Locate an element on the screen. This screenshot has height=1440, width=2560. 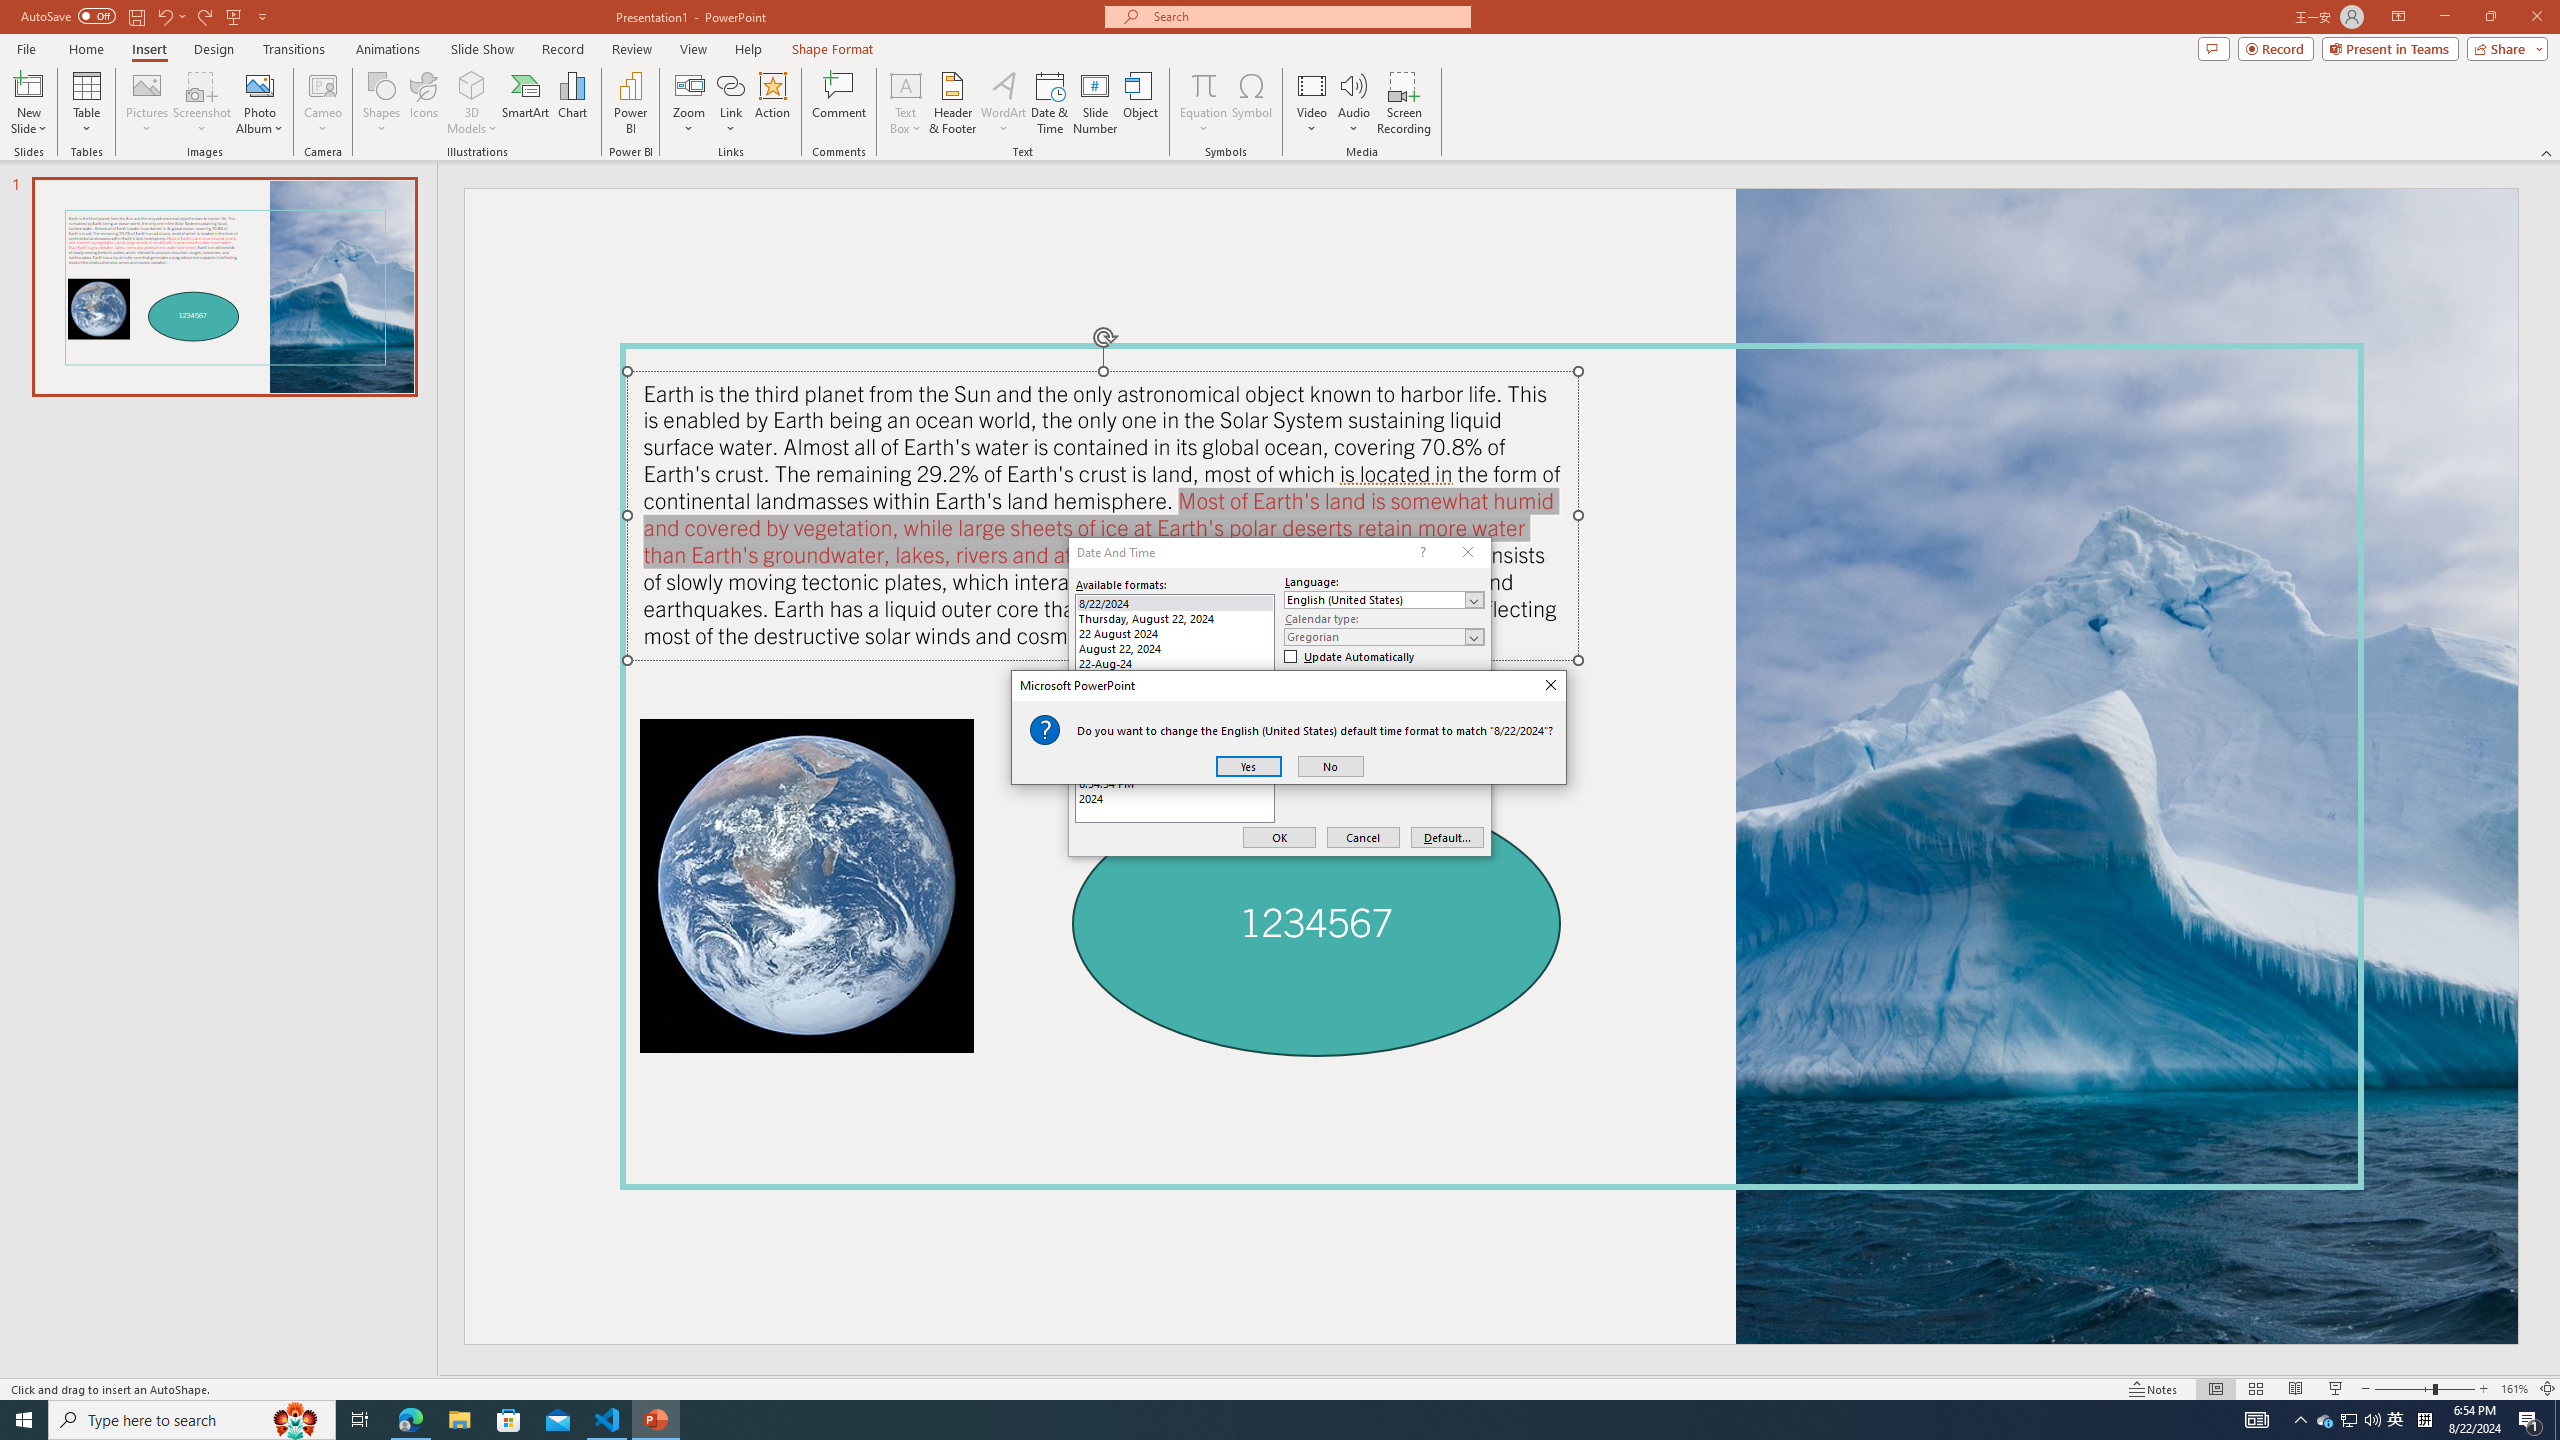
'Default...' is located at coordinates (1447, 838).